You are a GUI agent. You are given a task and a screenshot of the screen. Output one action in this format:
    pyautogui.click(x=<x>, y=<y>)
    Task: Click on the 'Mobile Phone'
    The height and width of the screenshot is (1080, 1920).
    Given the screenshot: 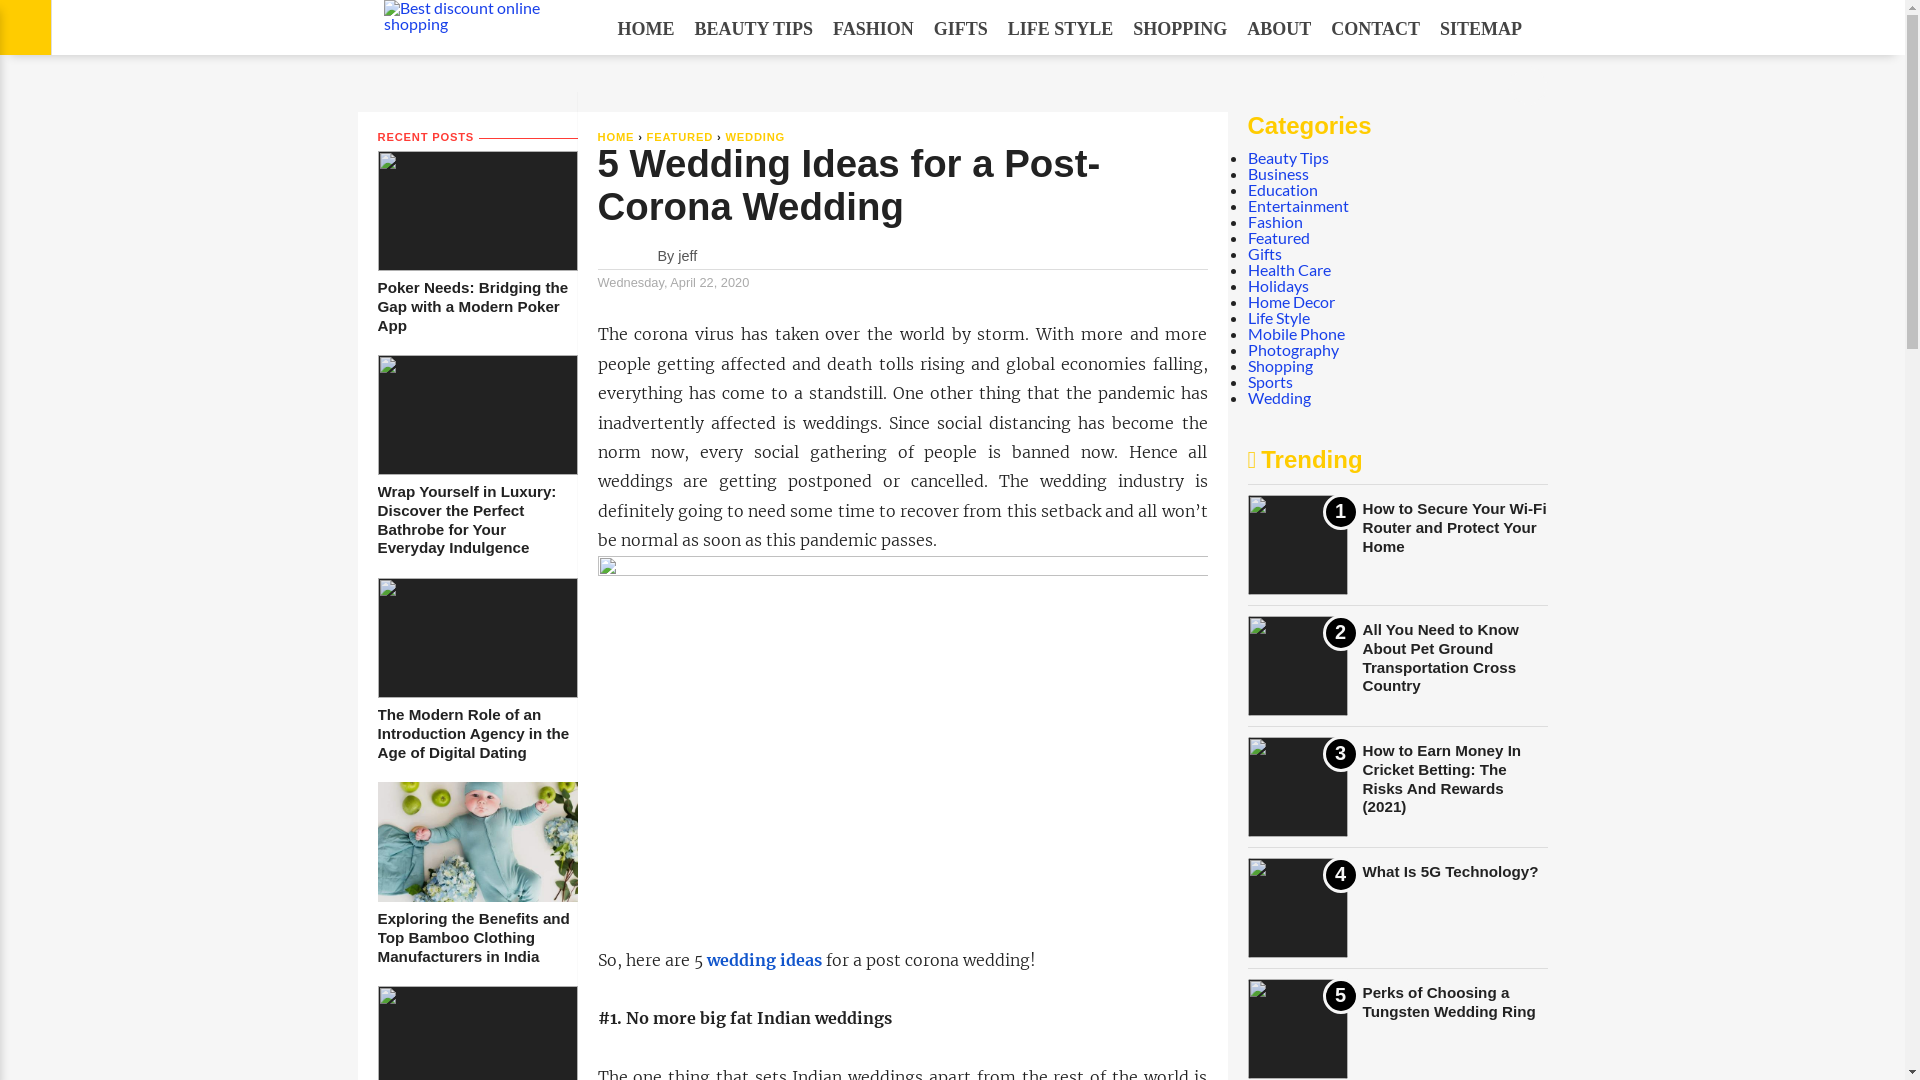 What is the action you would take?
    pyautogui.click(x=1296, y=332)
    